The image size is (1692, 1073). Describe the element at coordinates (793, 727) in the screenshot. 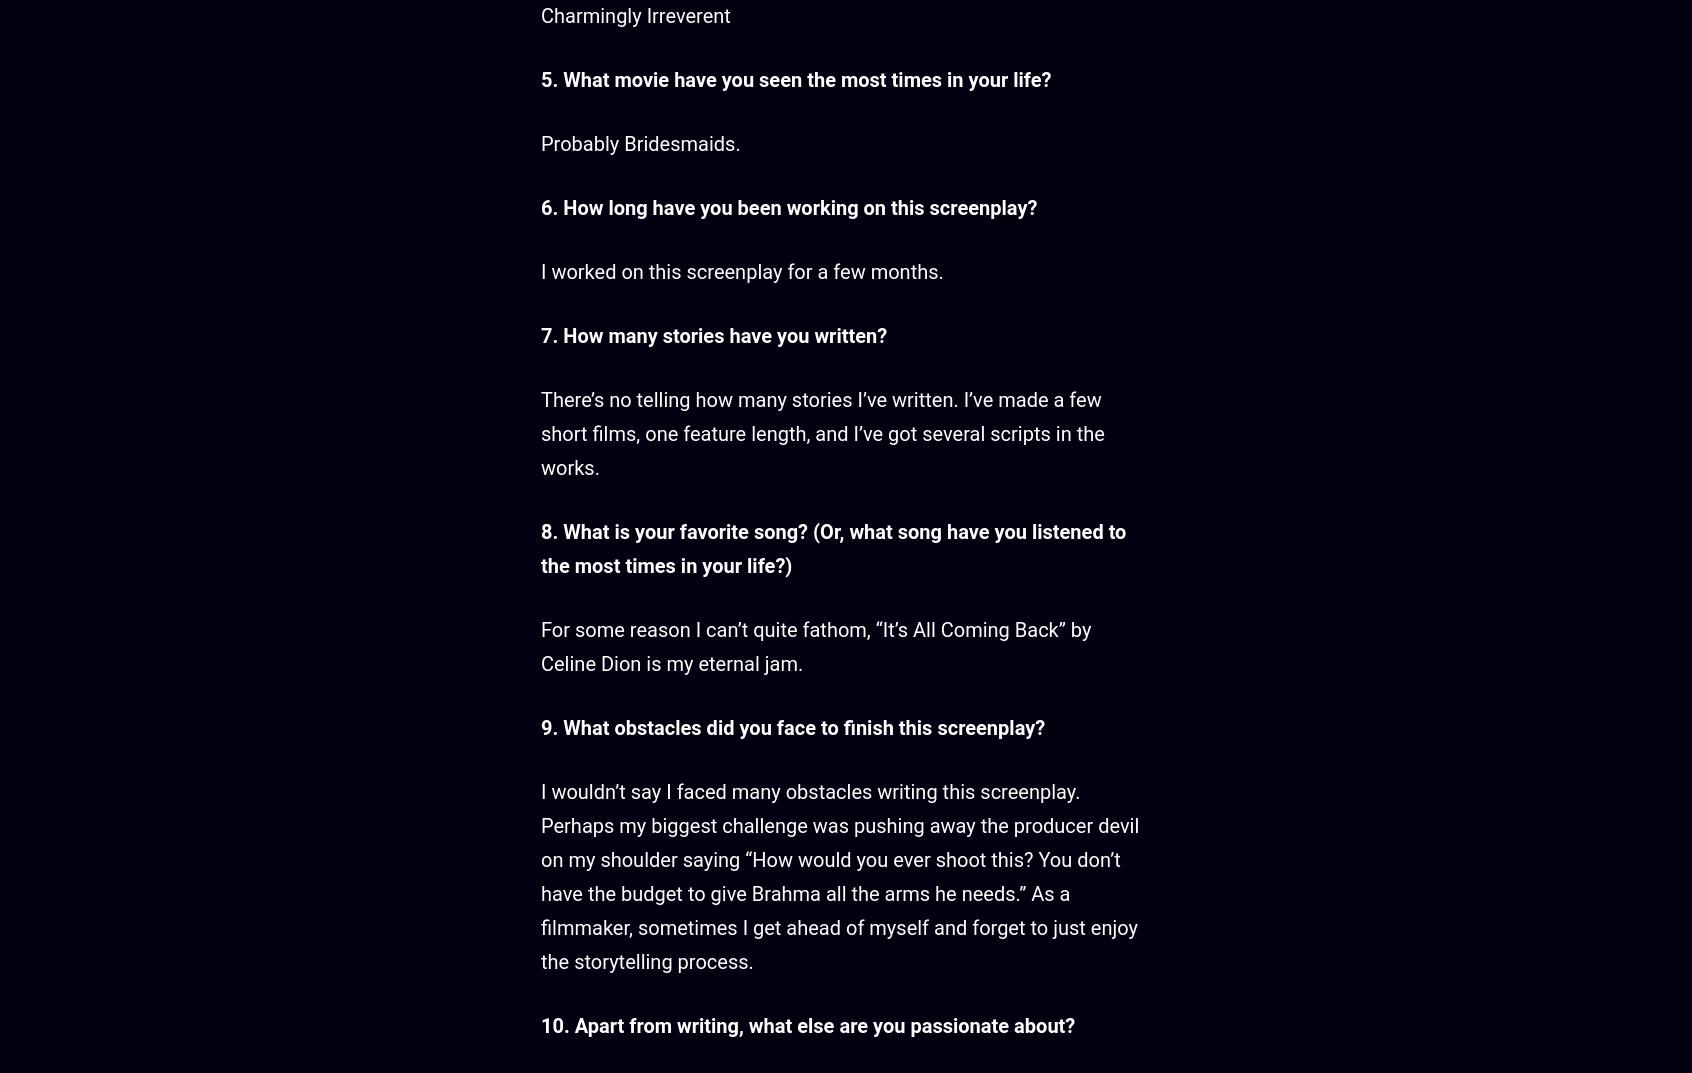

I see `'9. What obstacles did you face to finish this screenplay?'` at that location.